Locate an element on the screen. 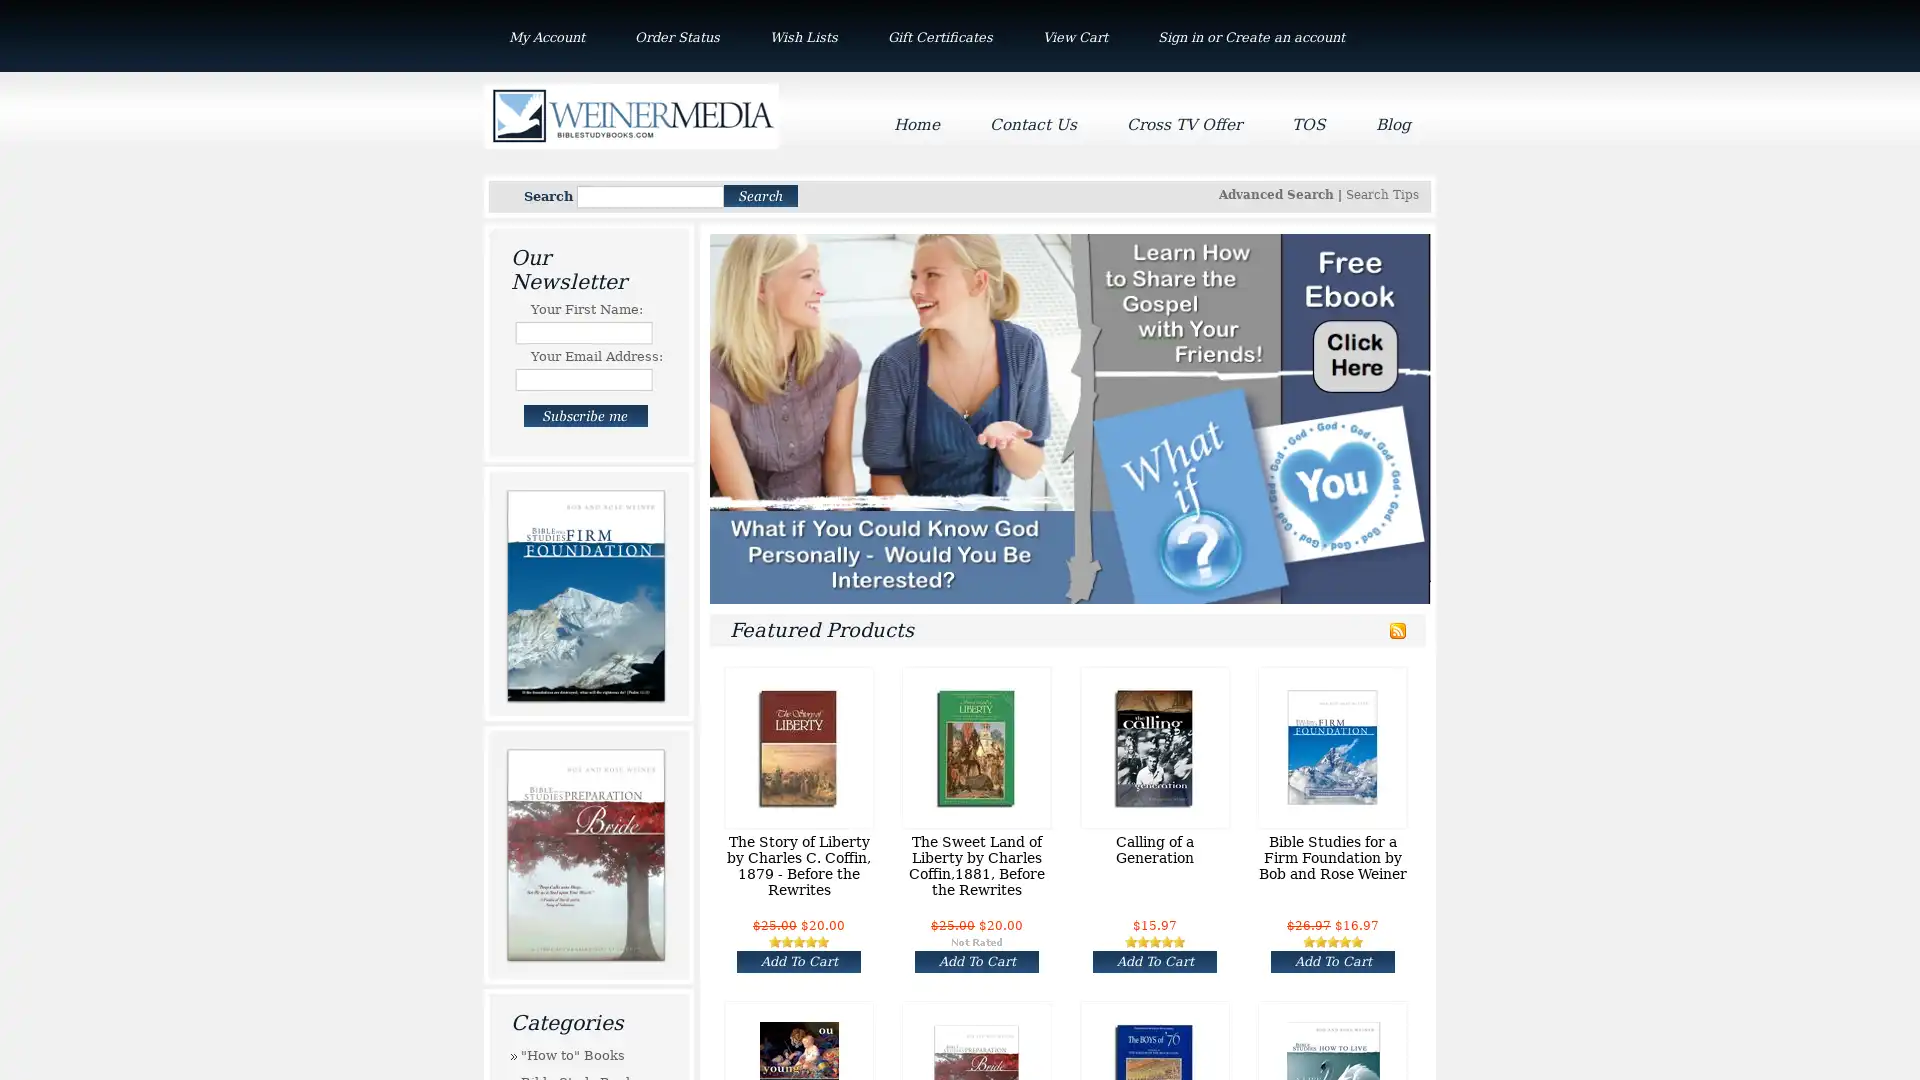 Image resolution: width=1920 pixels, height=1080 pixels. Subscribe is located at coordinates (584, 415).